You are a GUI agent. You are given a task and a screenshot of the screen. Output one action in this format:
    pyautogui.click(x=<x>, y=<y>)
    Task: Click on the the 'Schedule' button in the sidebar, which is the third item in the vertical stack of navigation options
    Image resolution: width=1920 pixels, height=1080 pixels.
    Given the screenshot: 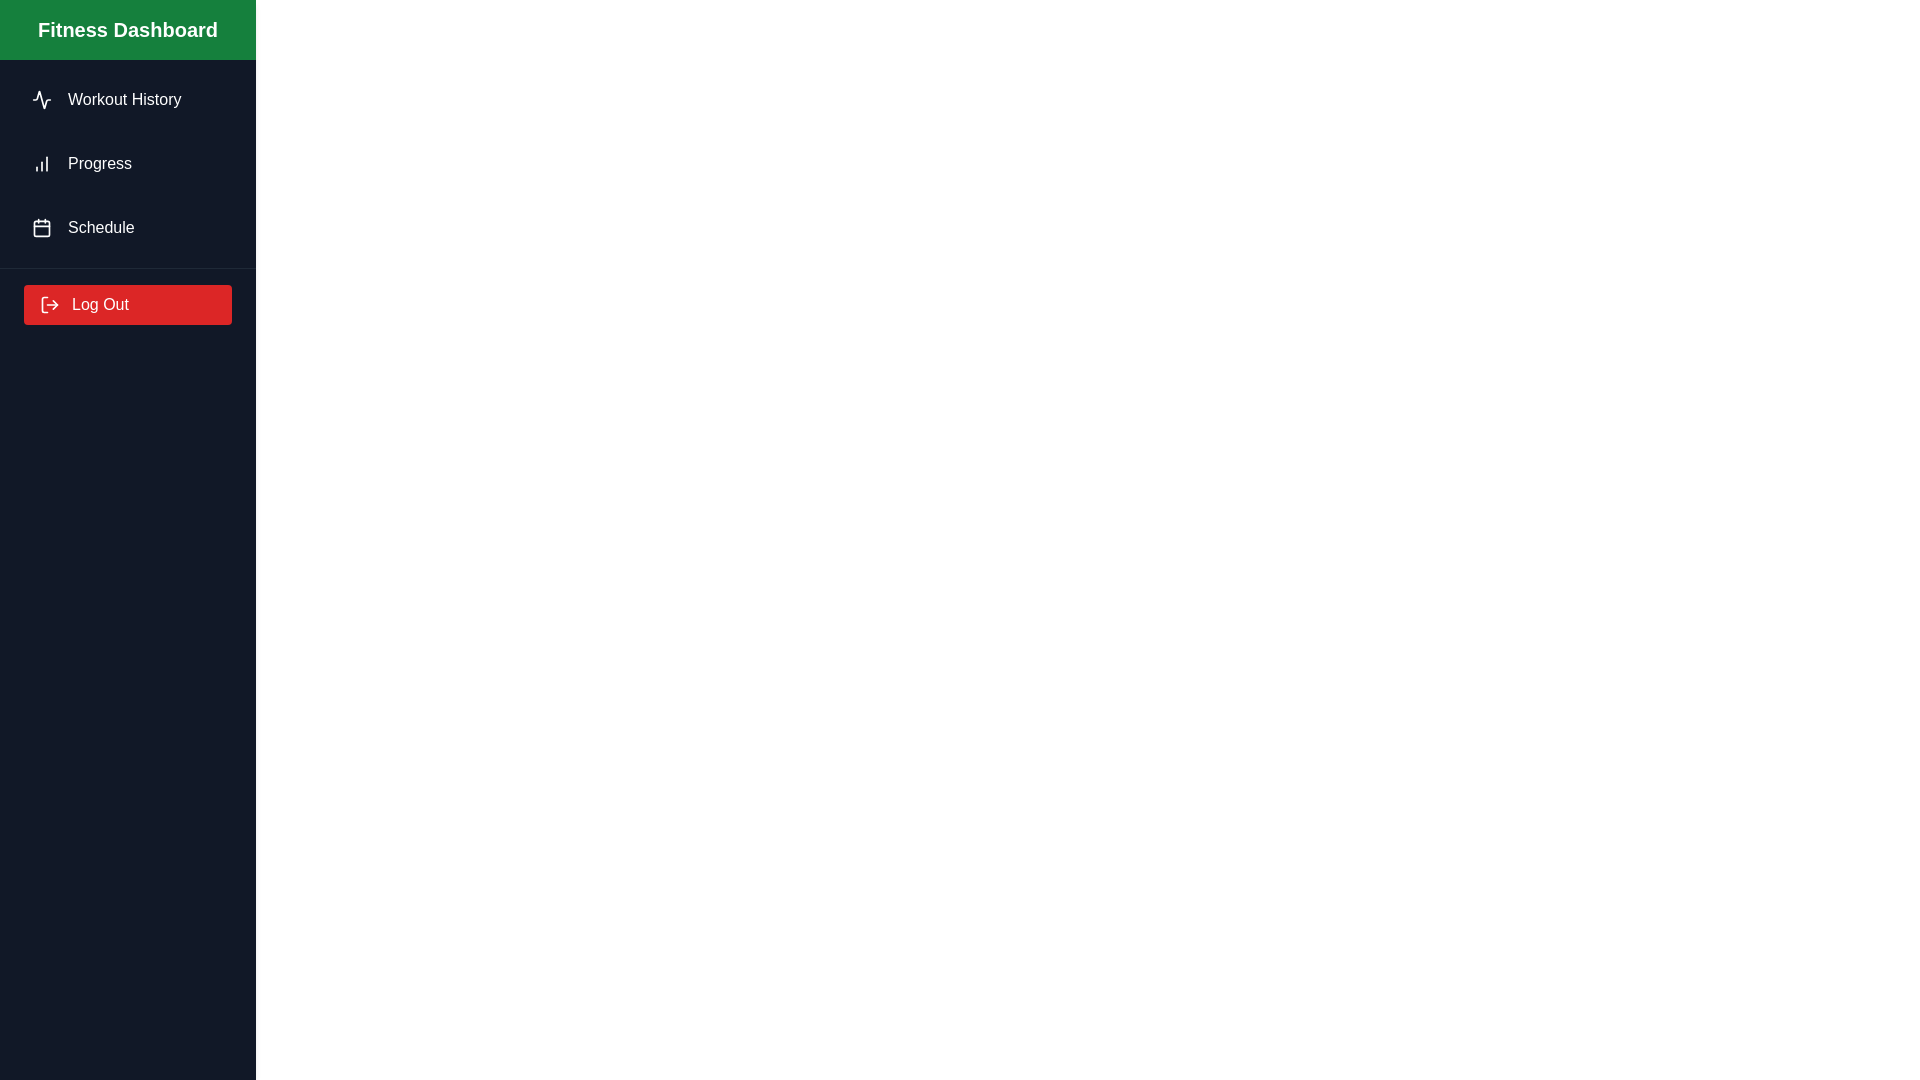 What is the action you would take?
    pyautogui.click(x=127, y=226)
    